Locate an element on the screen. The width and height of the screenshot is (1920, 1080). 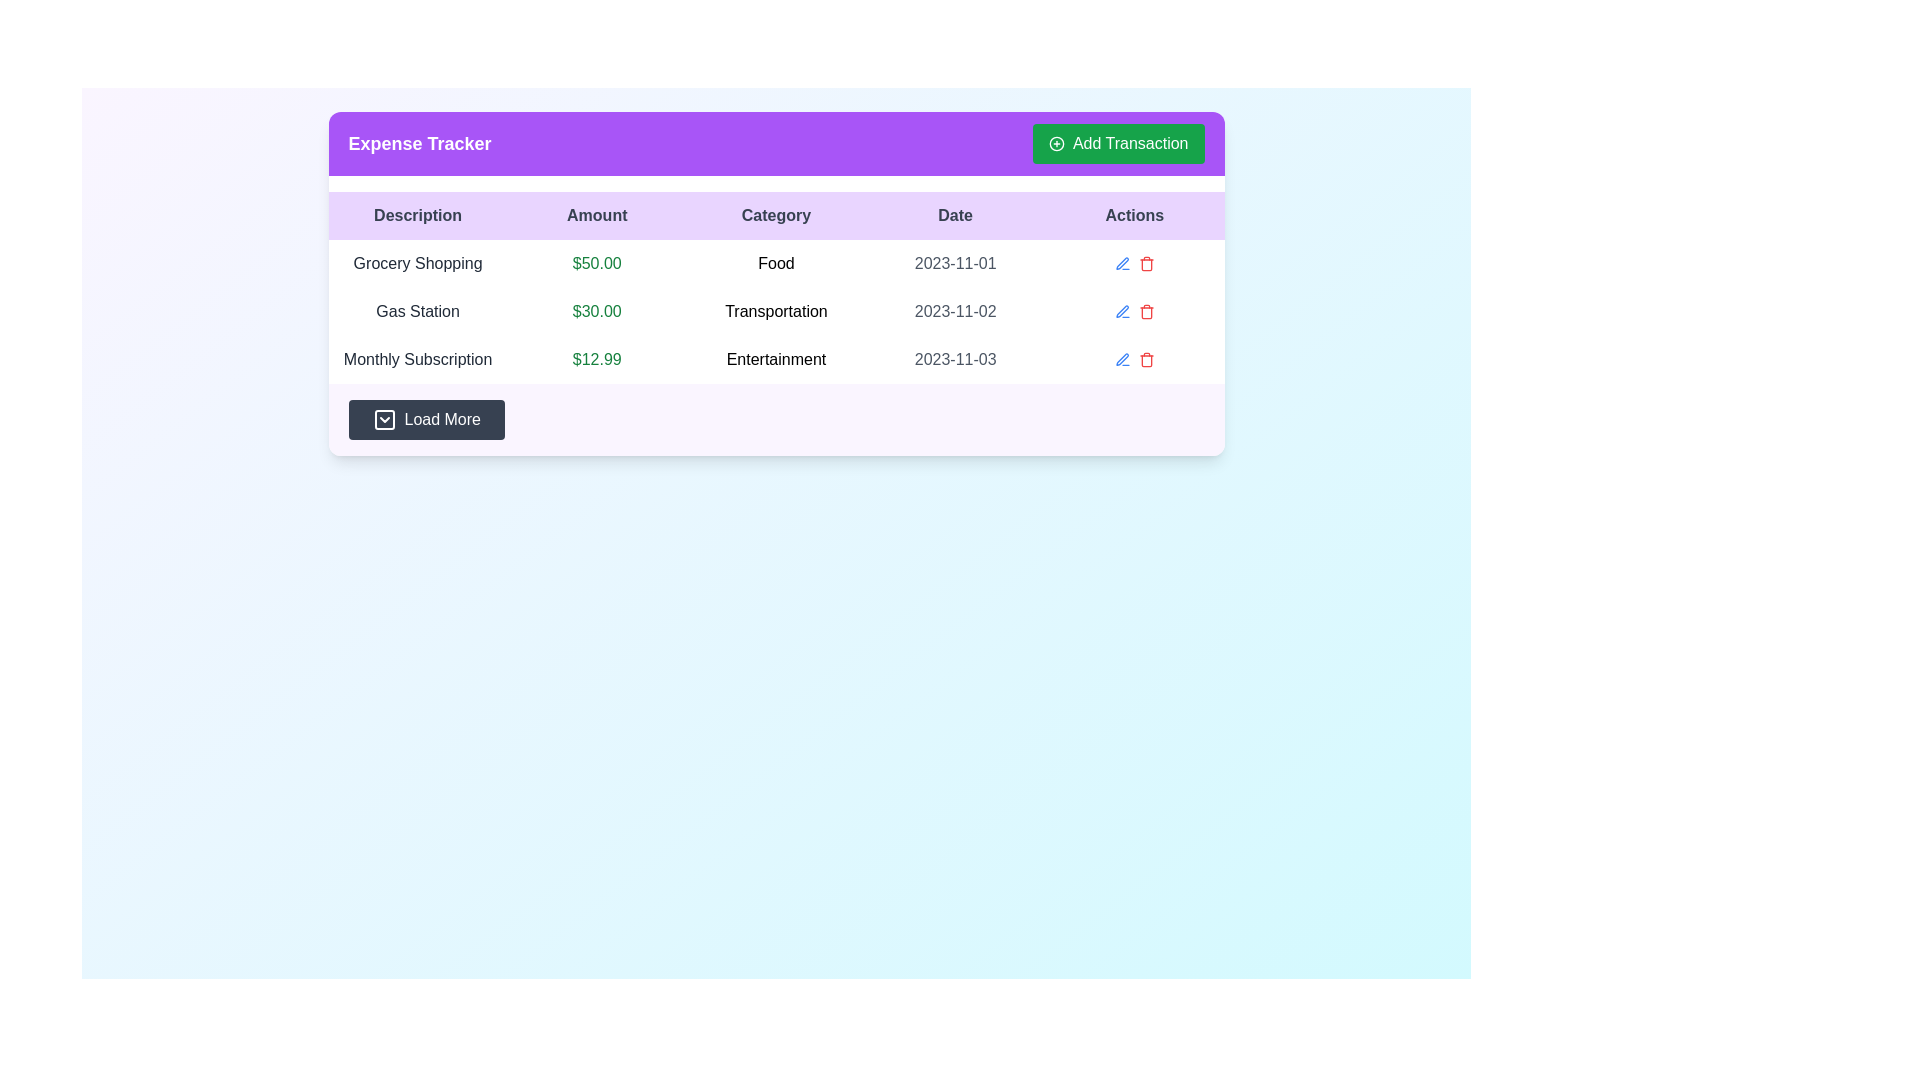
the table header row with a purple background and gray text, which contains the labels 'Description', 'Amount', 'Category', 'Date', and 'Actions' is located at coordinates (775, 216).